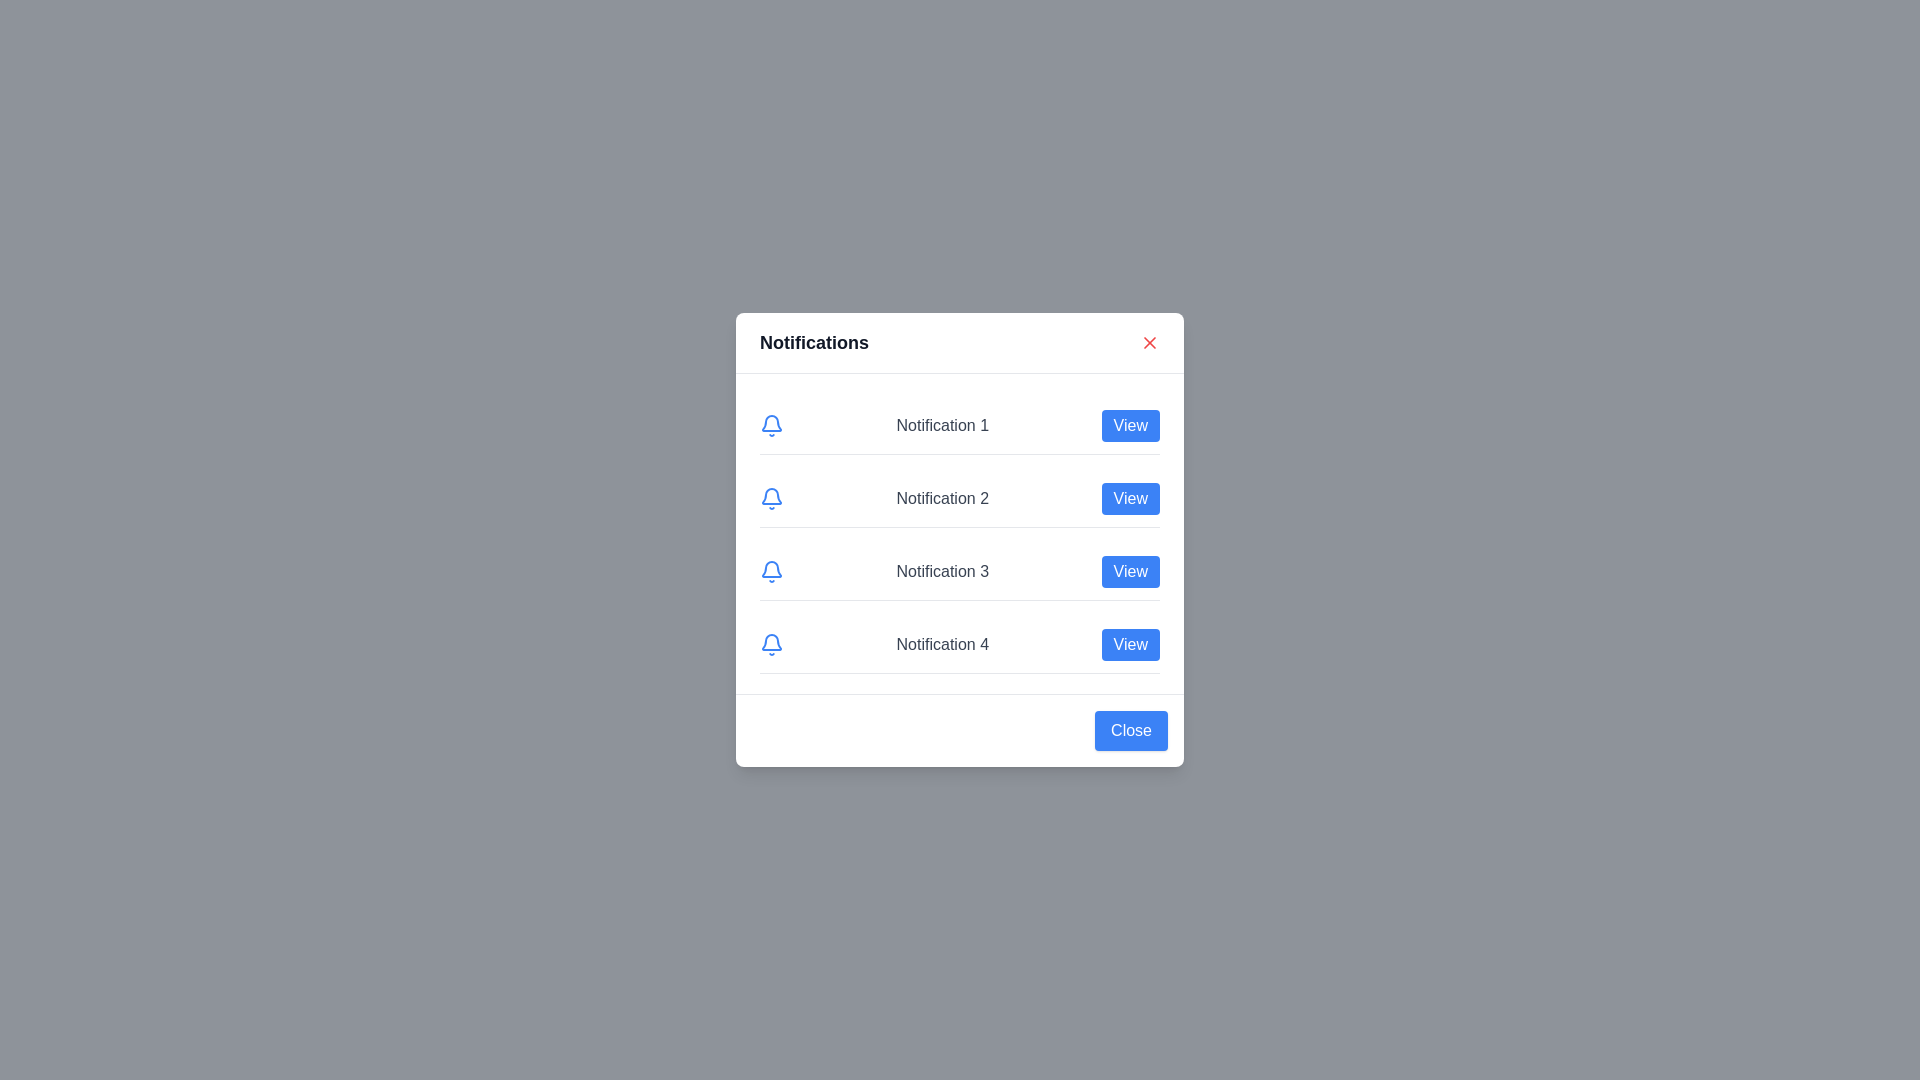  I want to click on 'View' button corresponding to the notification number 4, so click(1129, 644).